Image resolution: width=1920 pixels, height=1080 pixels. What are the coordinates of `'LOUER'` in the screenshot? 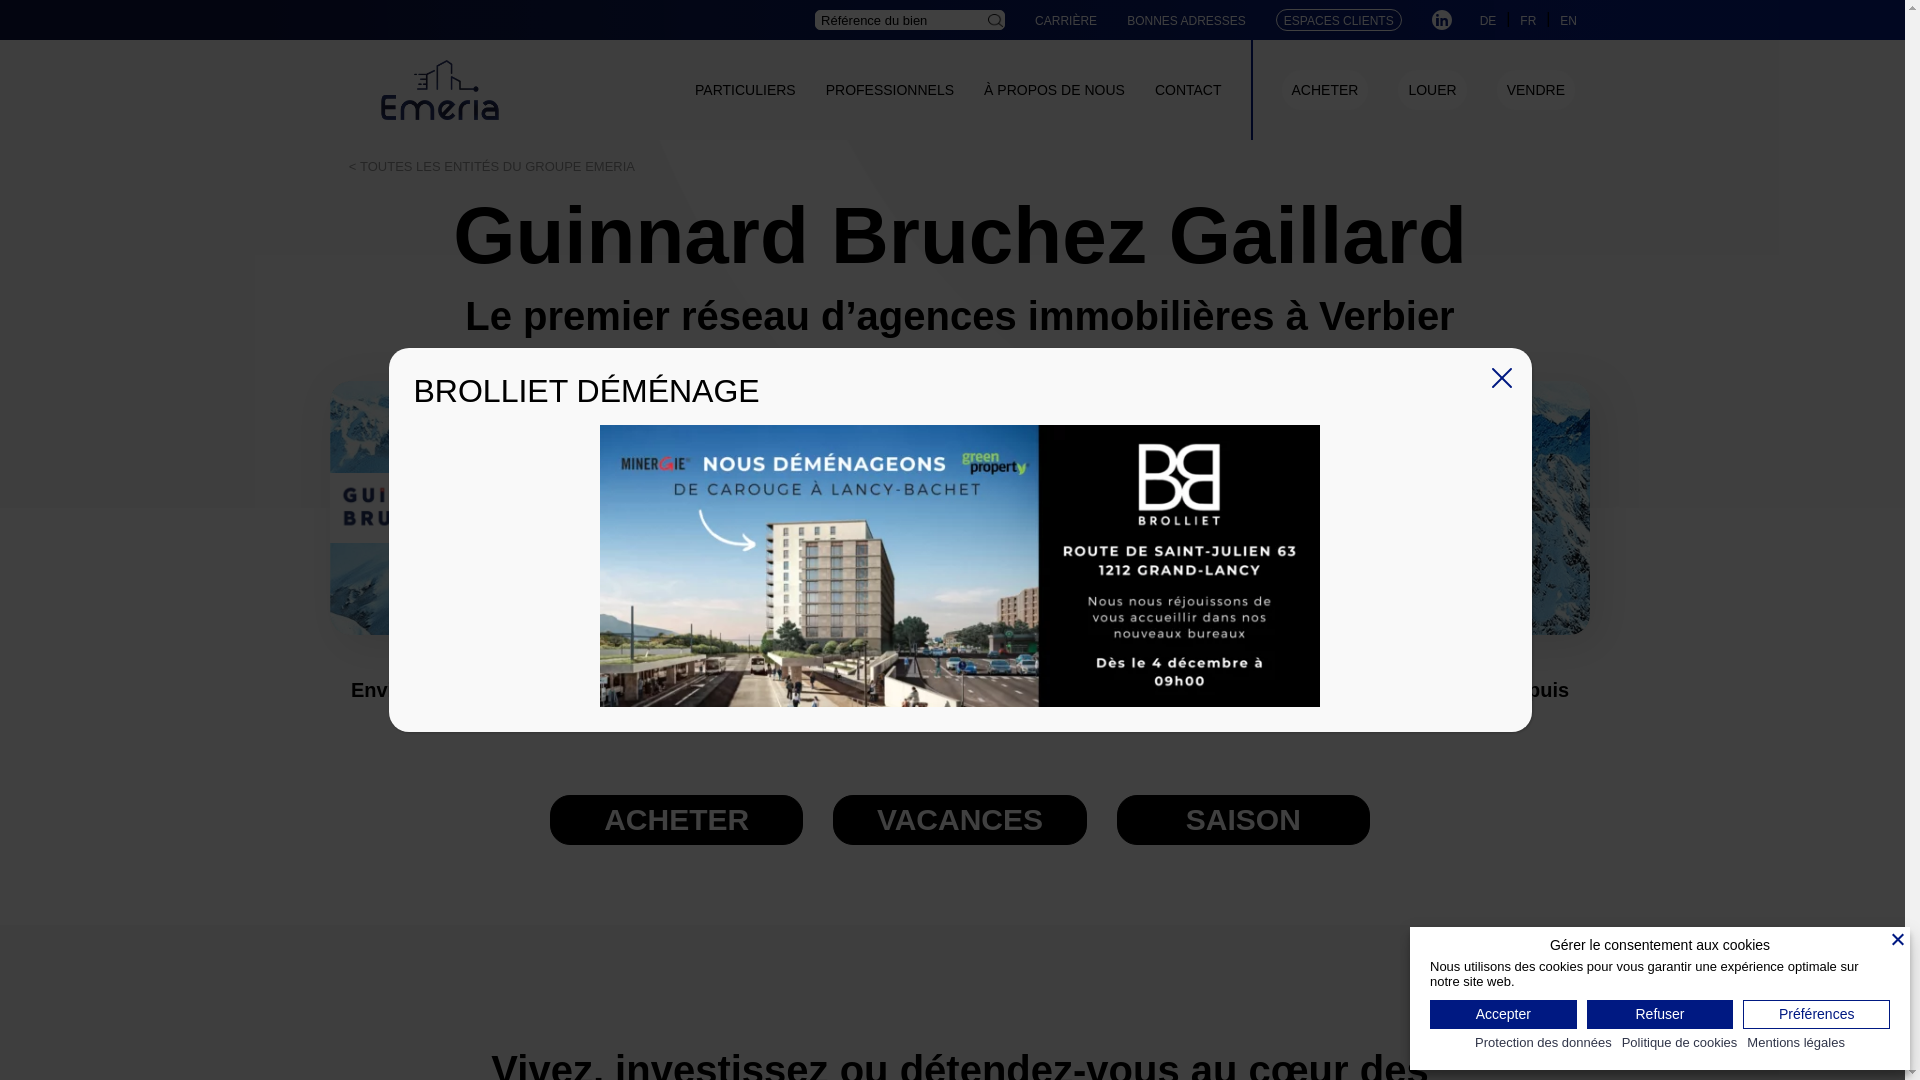 It's located at (1406, 88).